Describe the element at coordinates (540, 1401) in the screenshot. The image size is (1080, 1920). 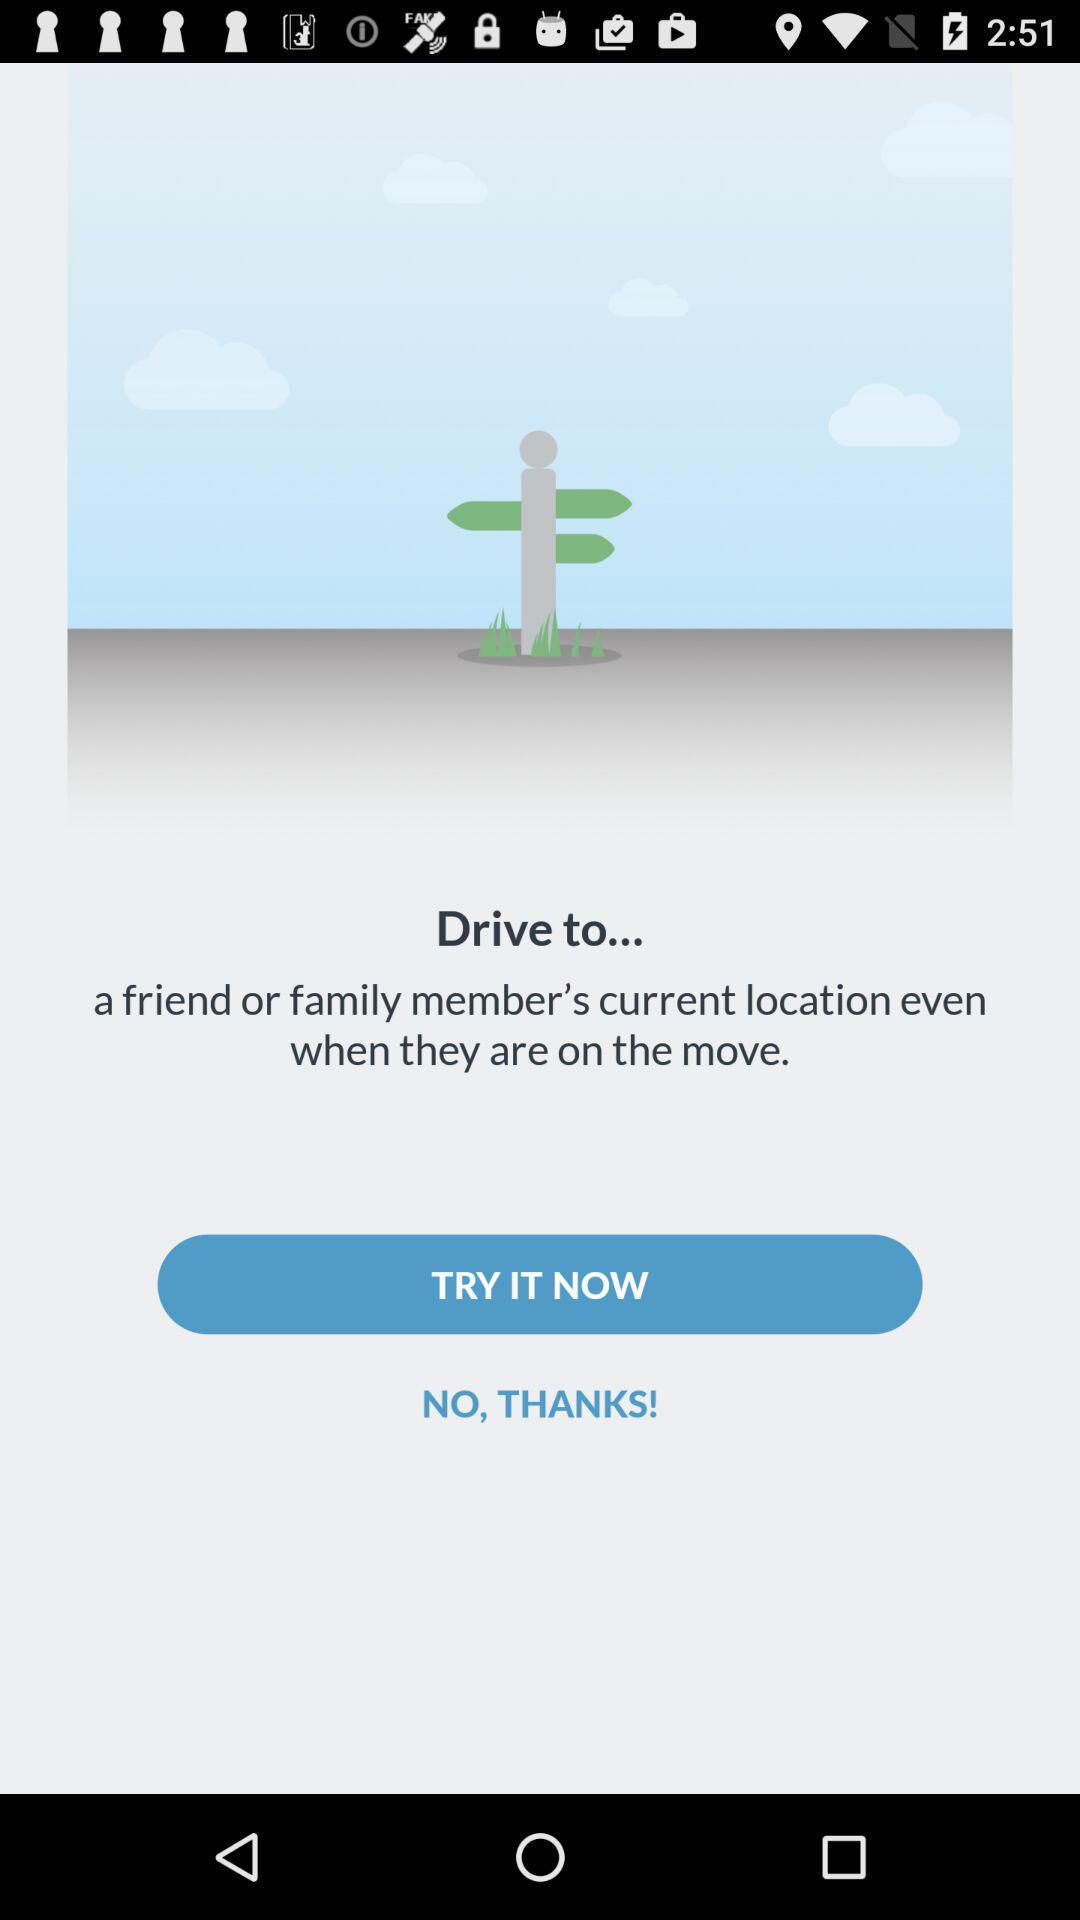
I see `the no, thanks!` at that location.